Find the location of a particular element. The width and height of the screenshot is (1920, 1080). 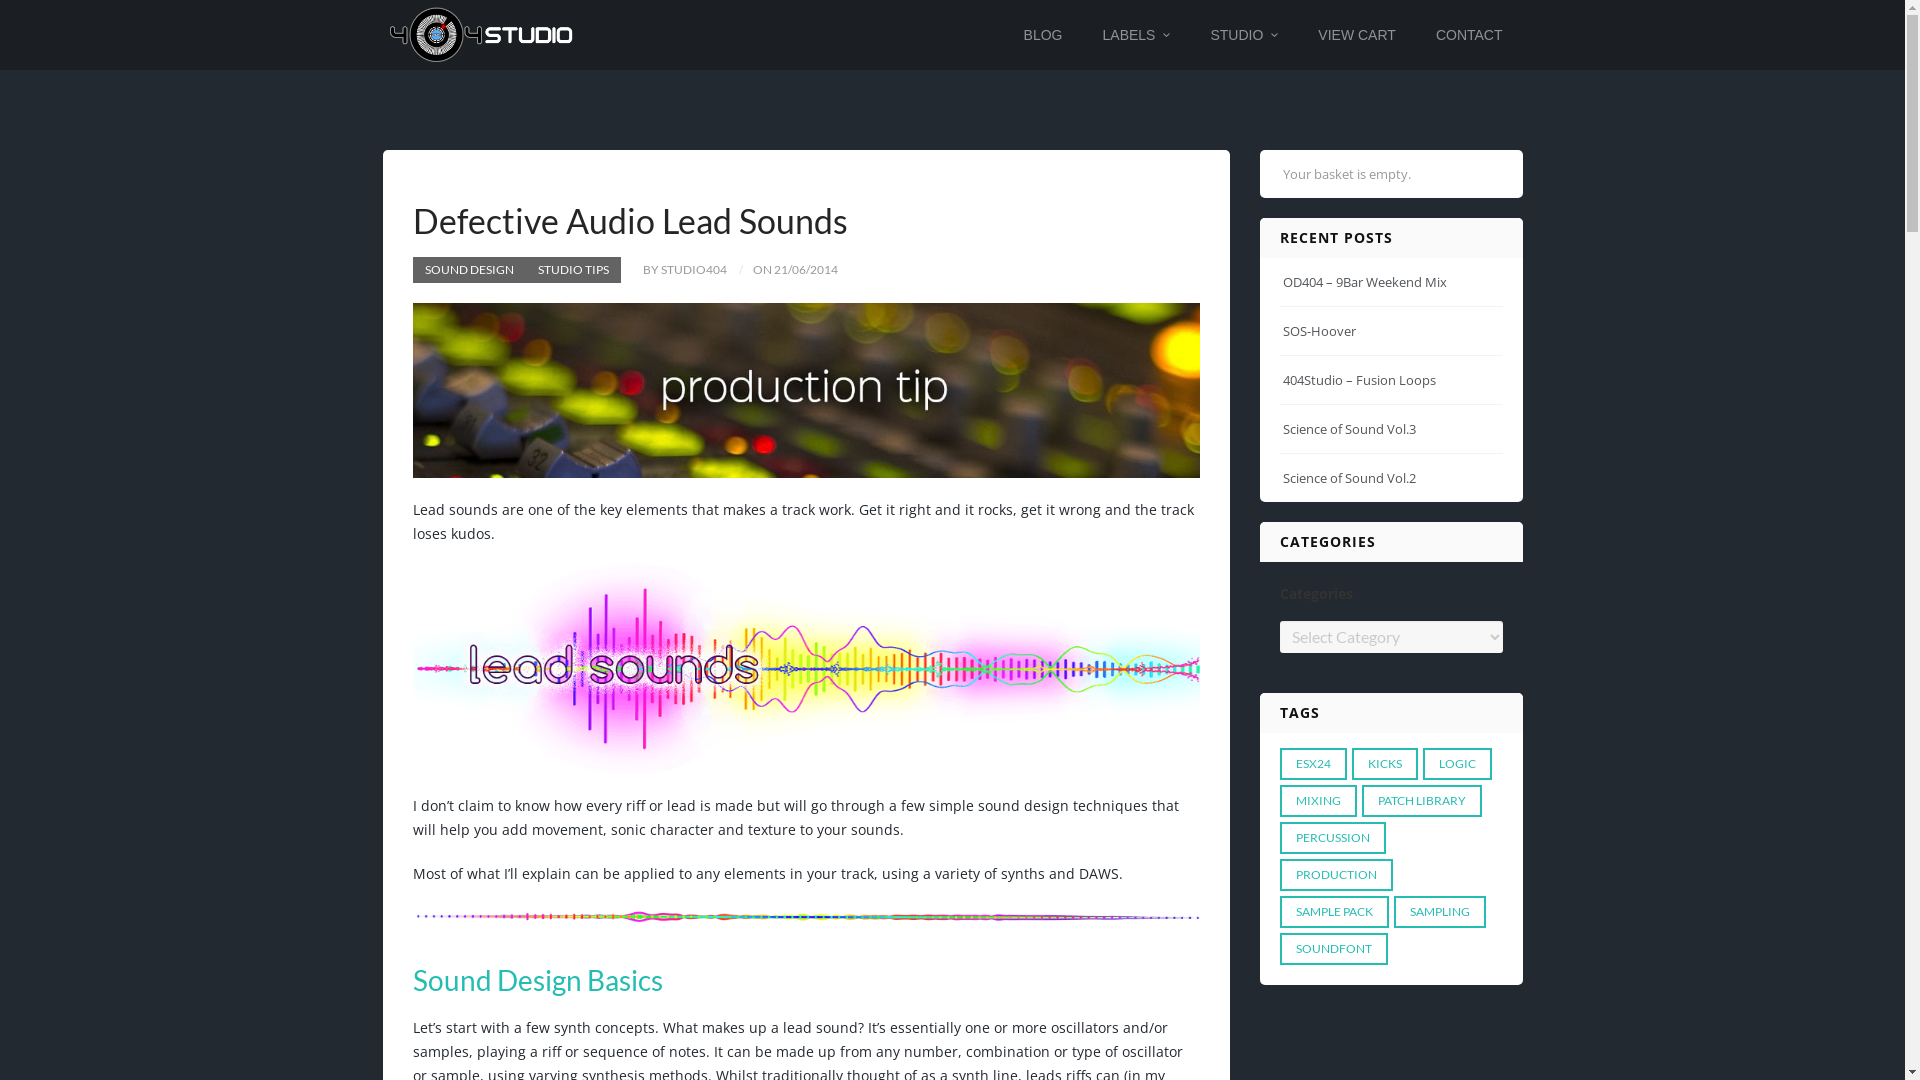

'LABELS' is located at coordinates (1087, 34).